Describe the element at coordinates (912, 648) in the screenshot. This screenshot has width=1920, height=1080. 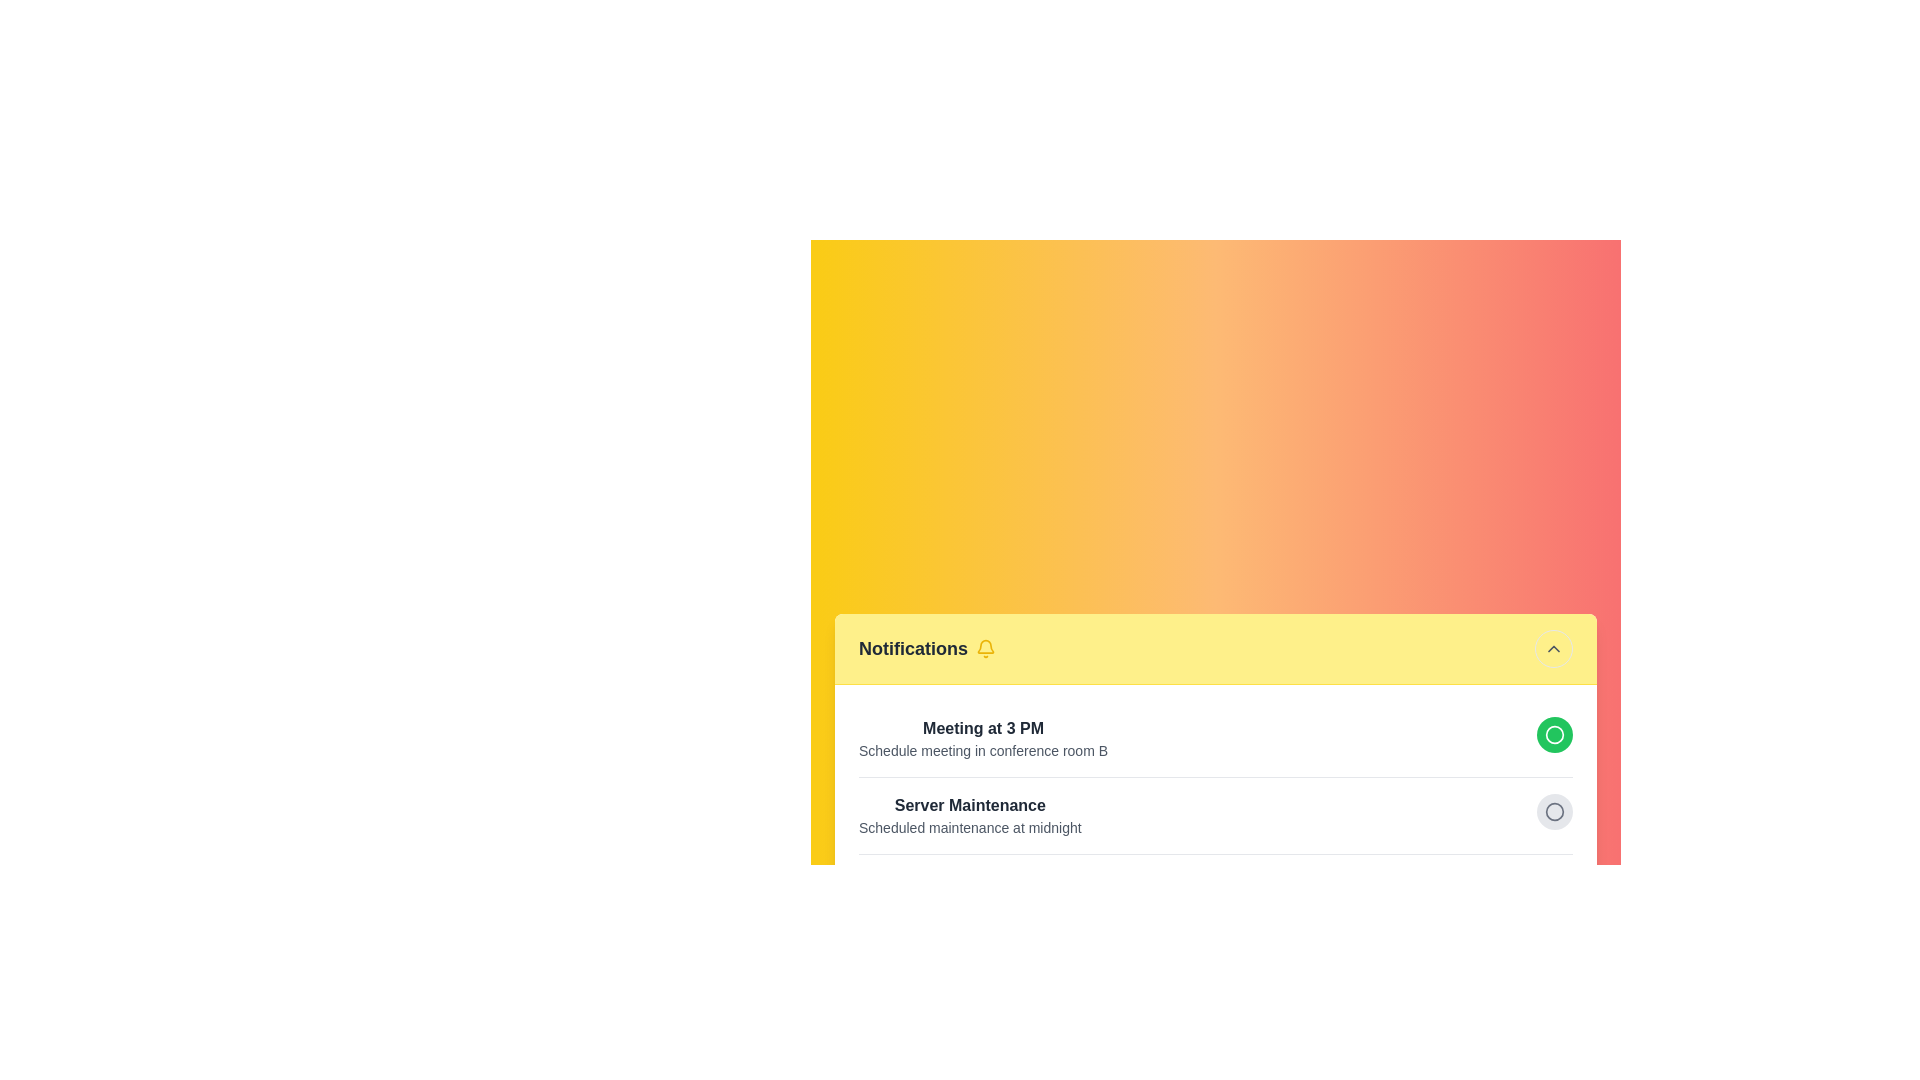
I see `the text label that indicates the content section for notifications or alerts, located in the yellow header area on the left side, preceding a bell icon` at that location.